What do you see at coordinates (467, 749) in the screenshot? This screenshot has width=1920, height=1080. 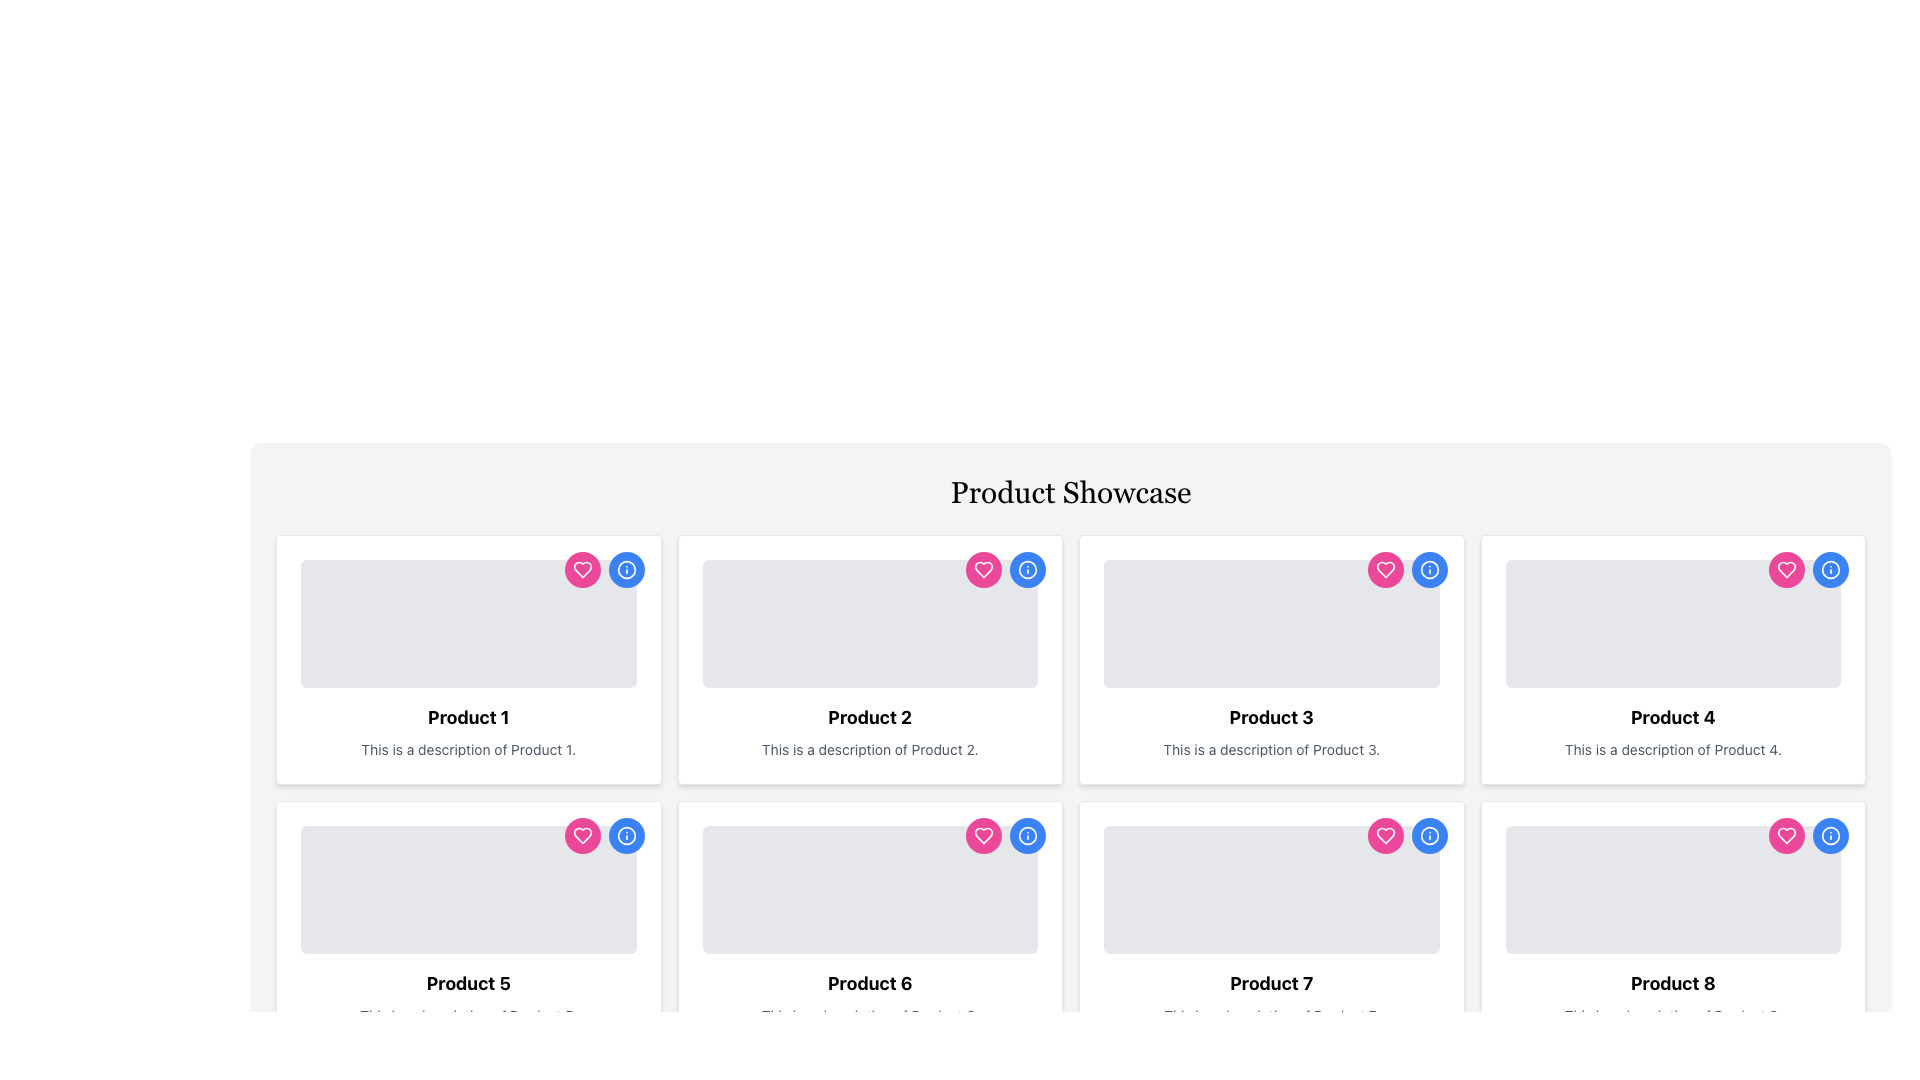 I see `the text display element that reads 'This is a description of Product 1.' positioned in the lower section of the product card` at bounding box center [467, 749].